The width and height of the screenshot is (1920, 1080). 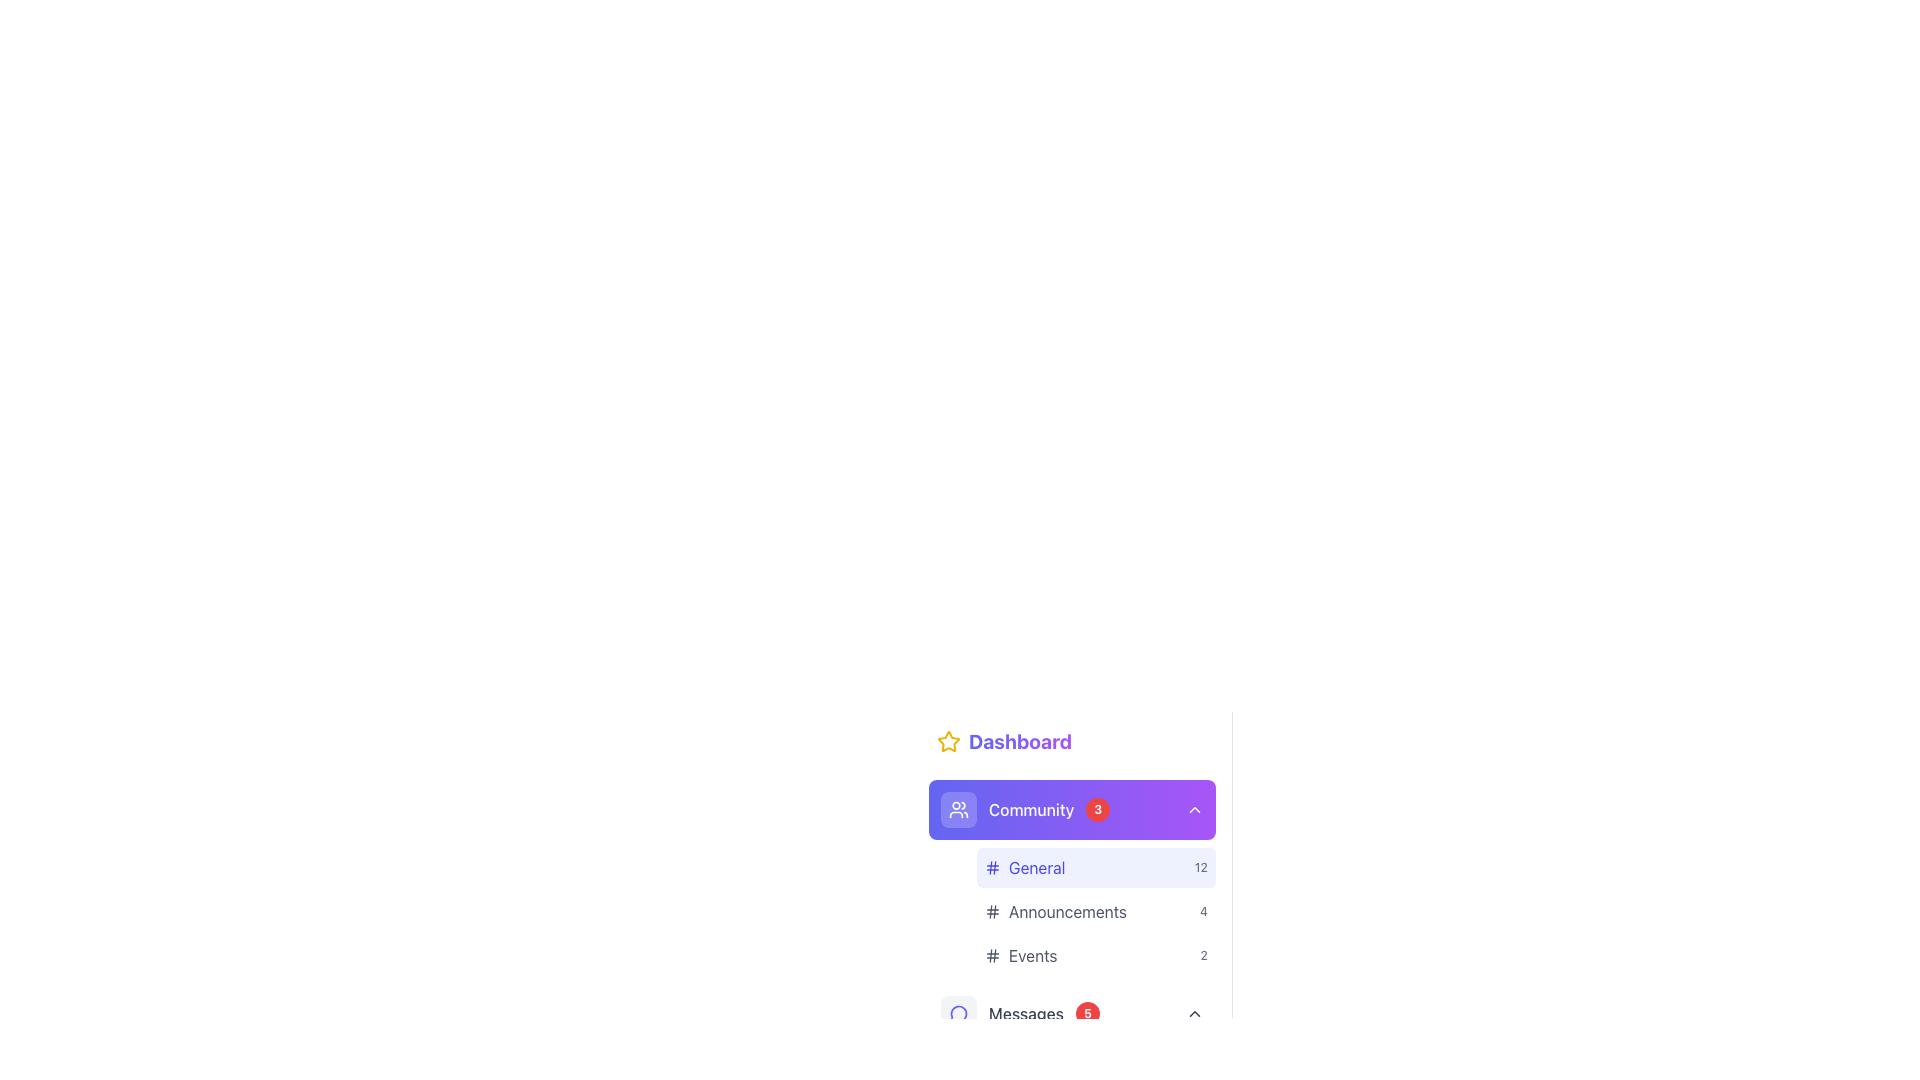 I want to click on the prominent Navigation link labeled 'Announcements' which features a bold hash symbol and is located in the left pane of the interface, as the second item under the 'Community' section, so click(x=1055, y=911).